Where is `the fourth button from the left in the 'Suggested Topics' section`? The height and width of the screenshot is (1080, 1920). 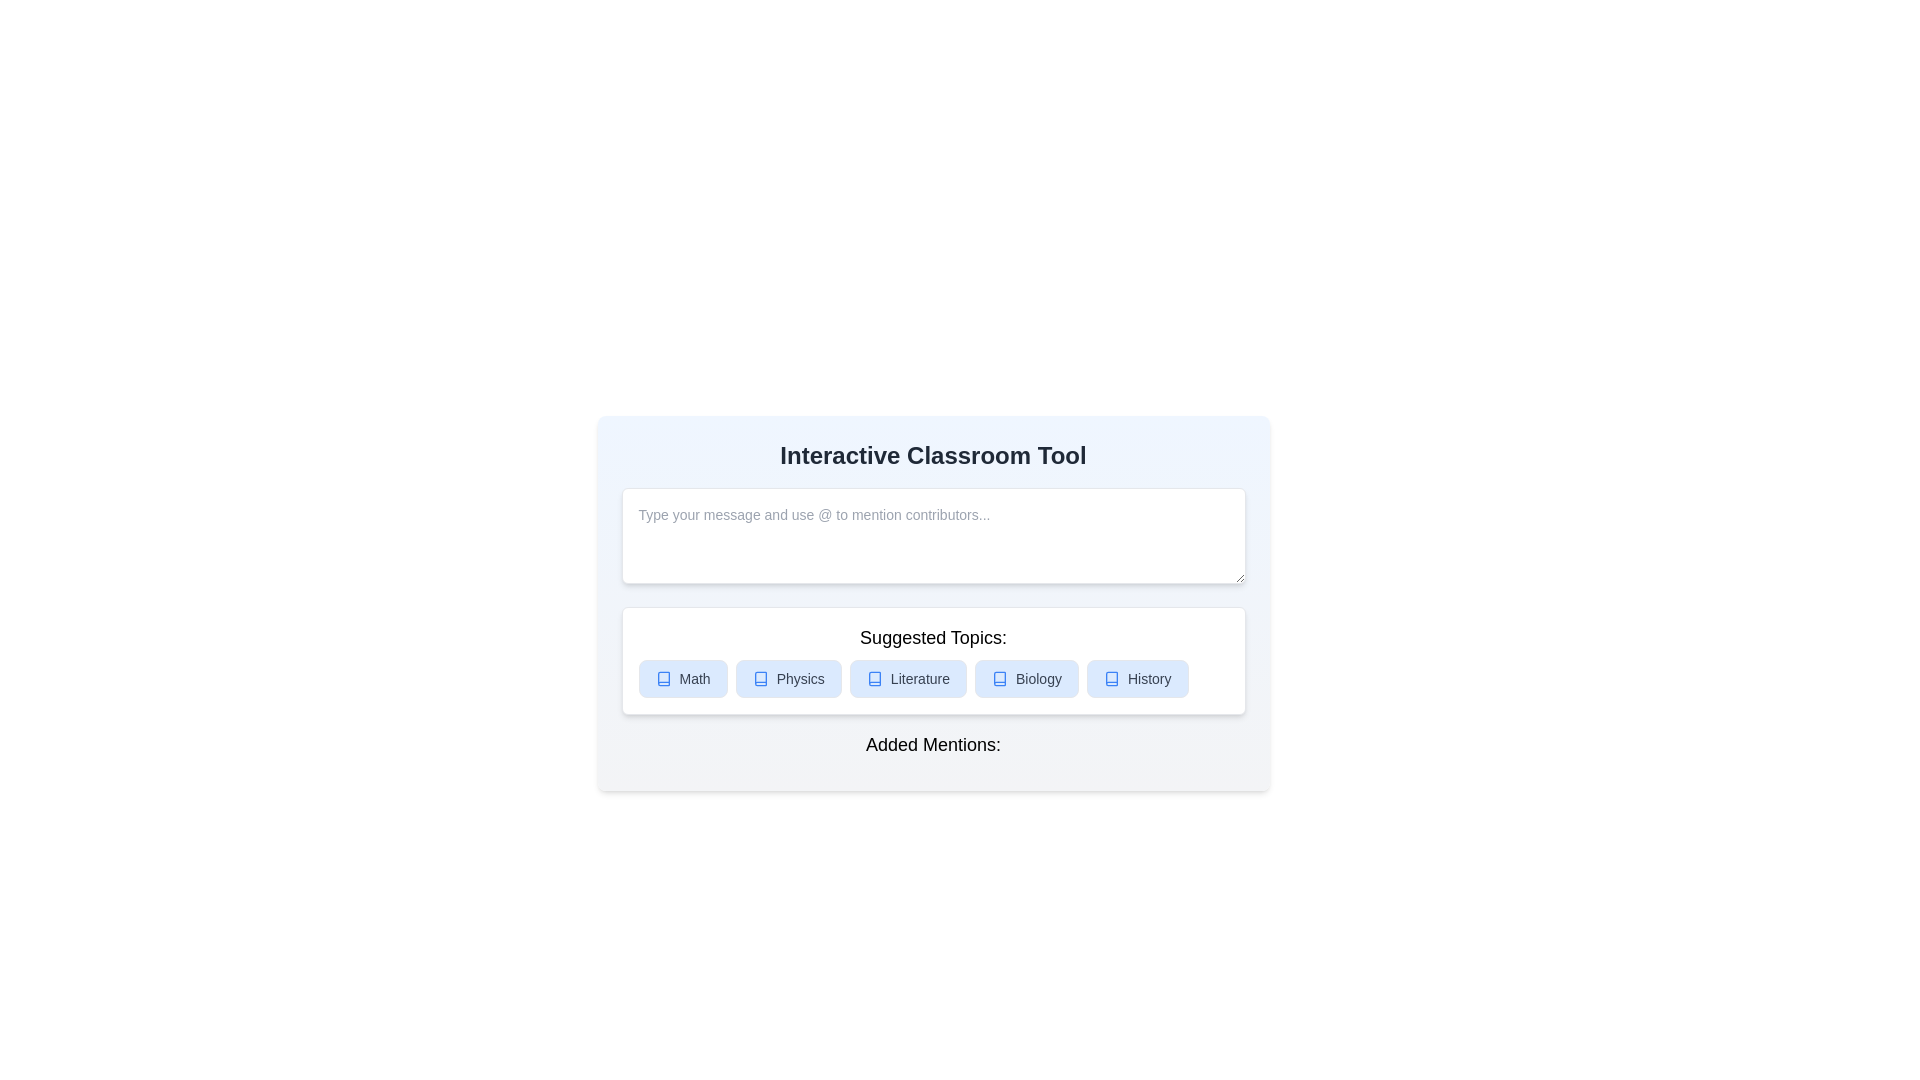 the fourth button from the left in the 'Suggested Topics' section is located at coordinates (1027, 677).